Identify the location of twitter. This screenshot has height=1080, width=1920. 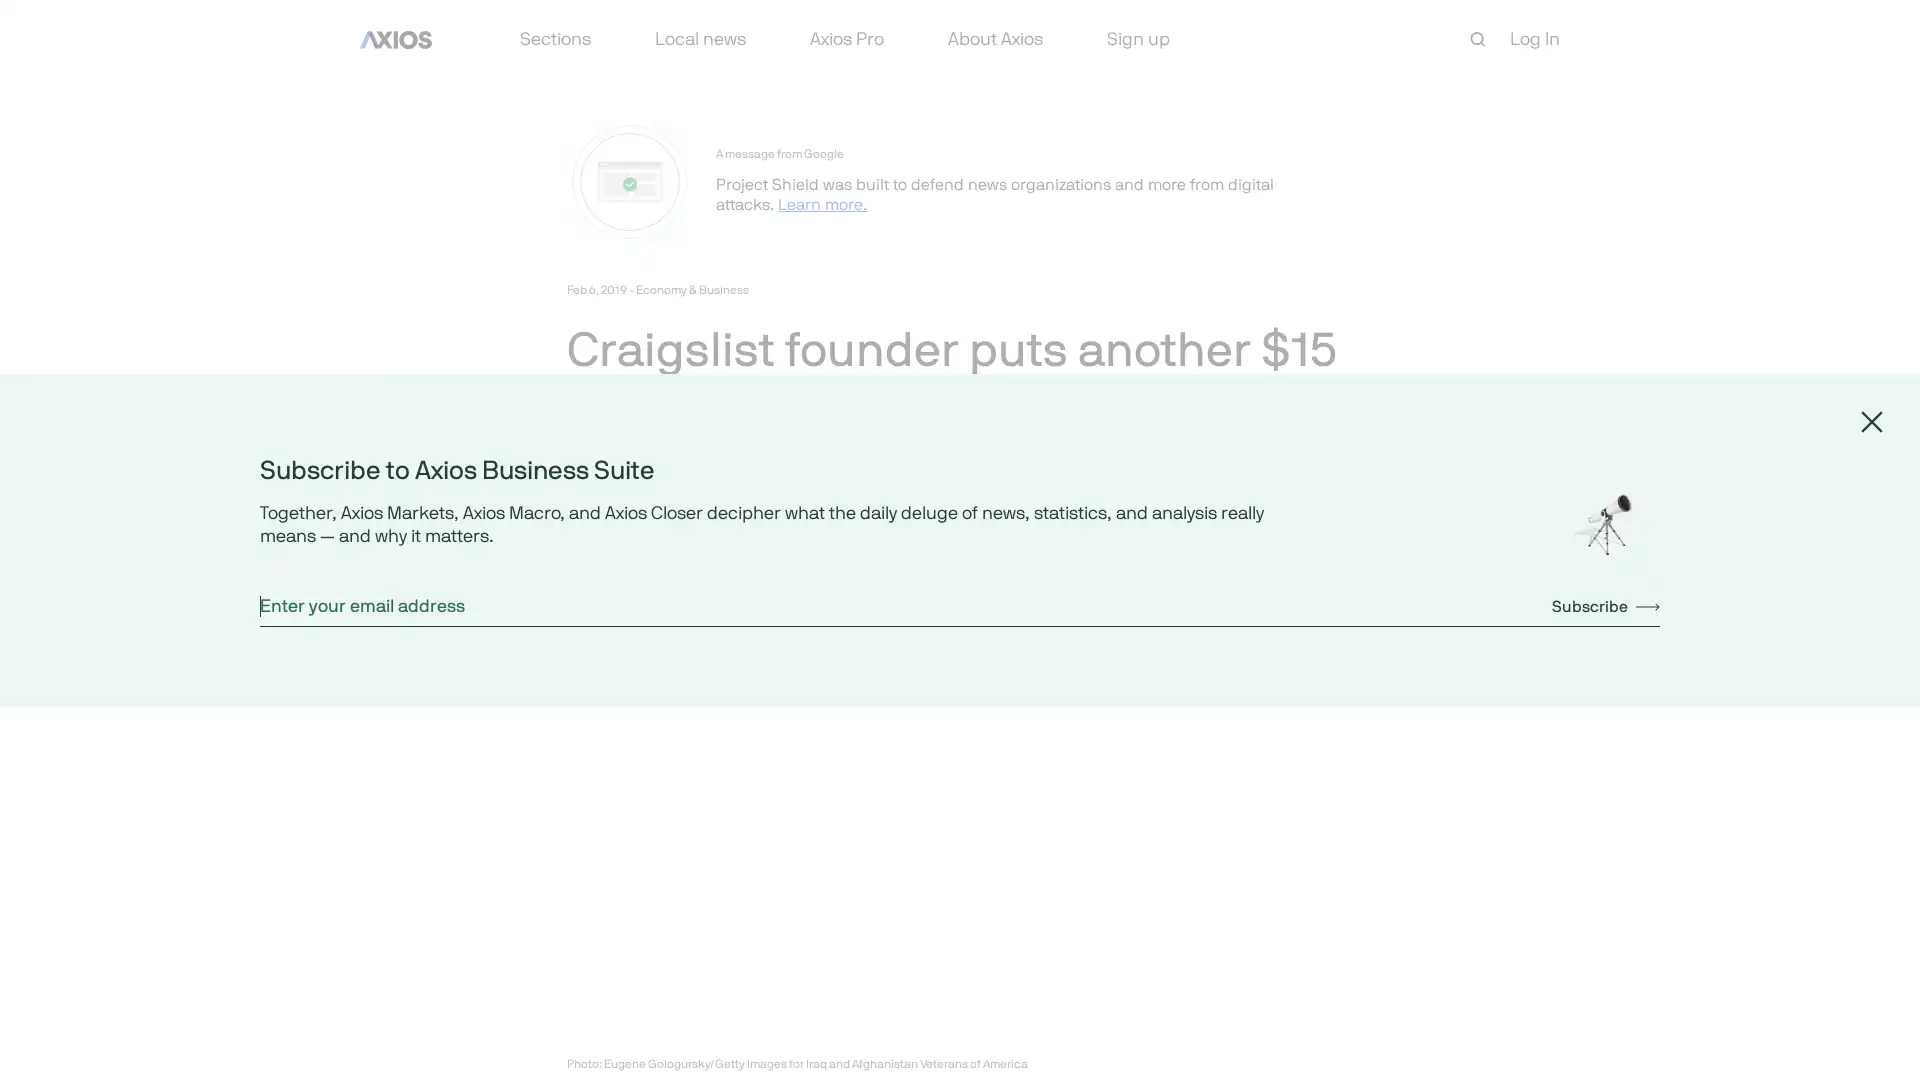
(628, 543).